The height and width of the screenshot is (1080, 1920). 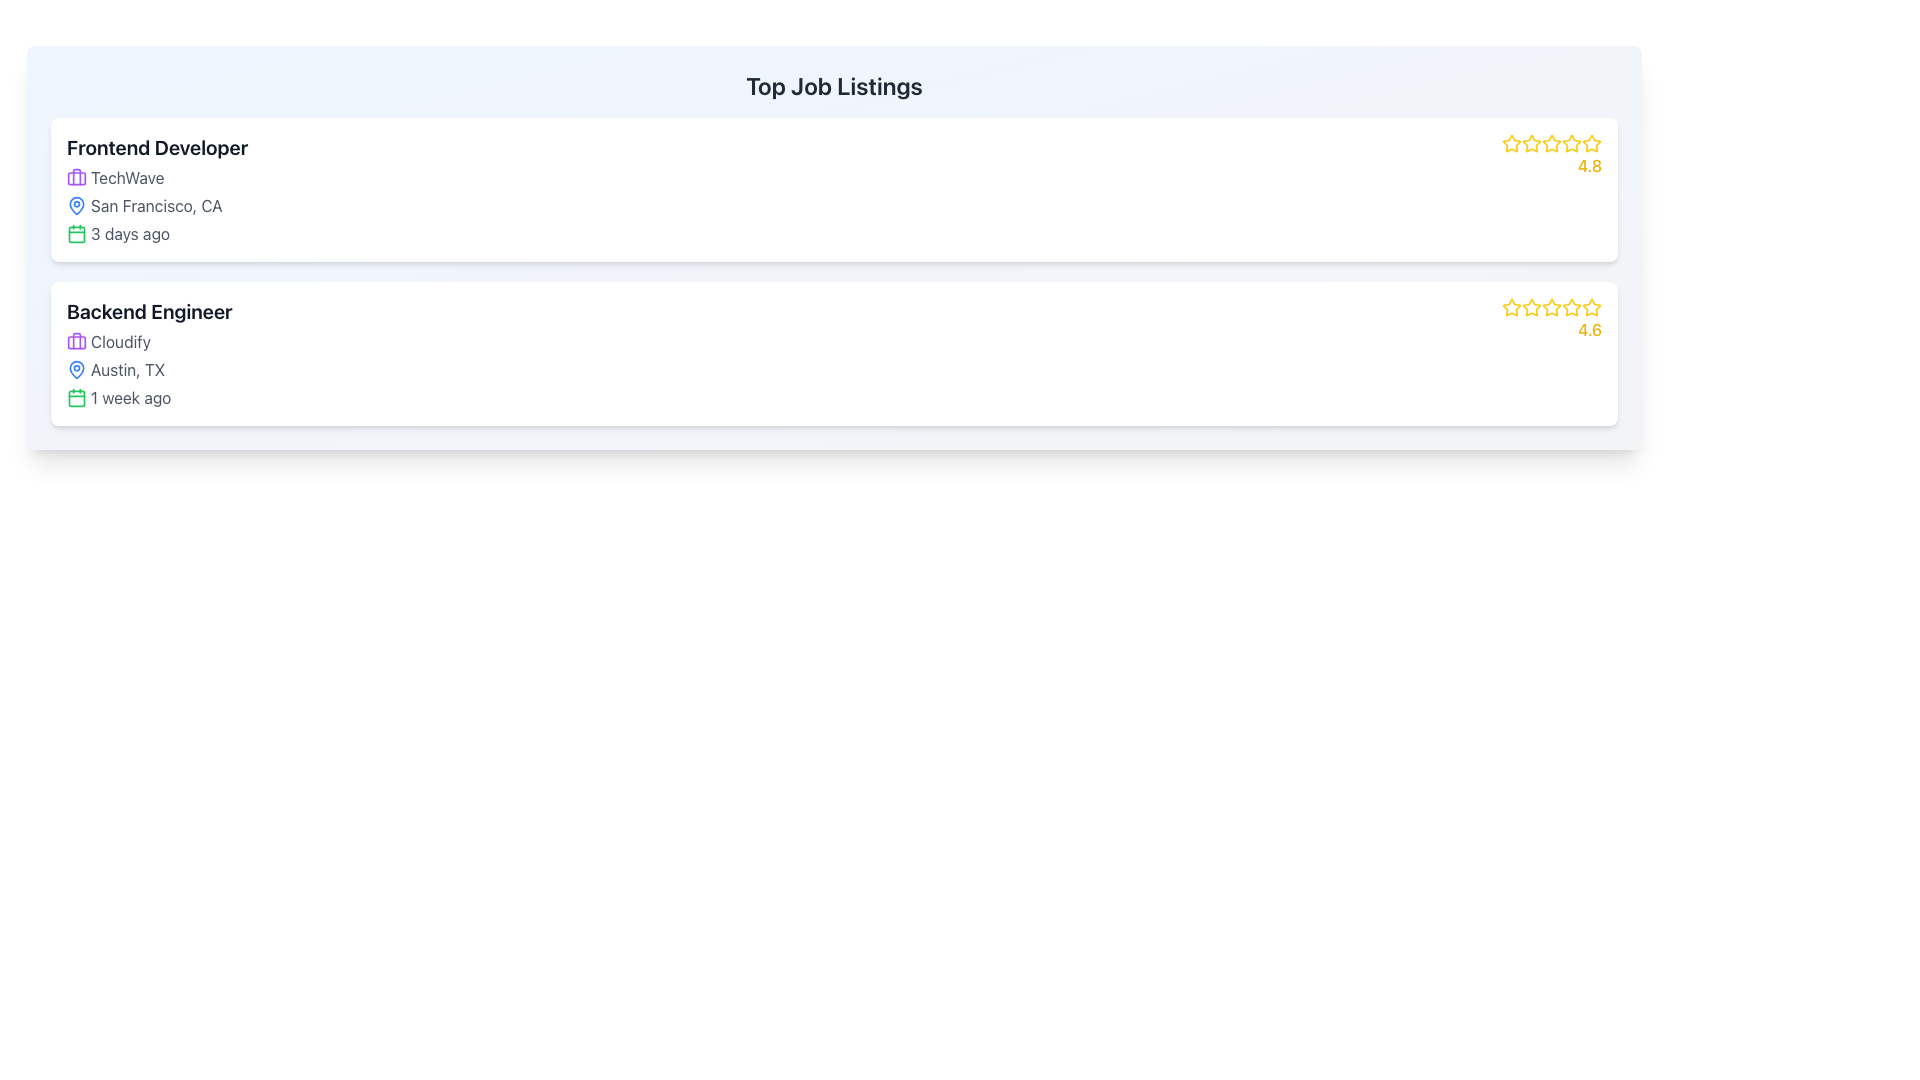 What do you see at coordinates (1591, 308) in the screenshot?
I see `the fifth star icon with a yellow outline in the rating section of the job listings UI, positioned on the far right` at bounding box center [1591, 308].